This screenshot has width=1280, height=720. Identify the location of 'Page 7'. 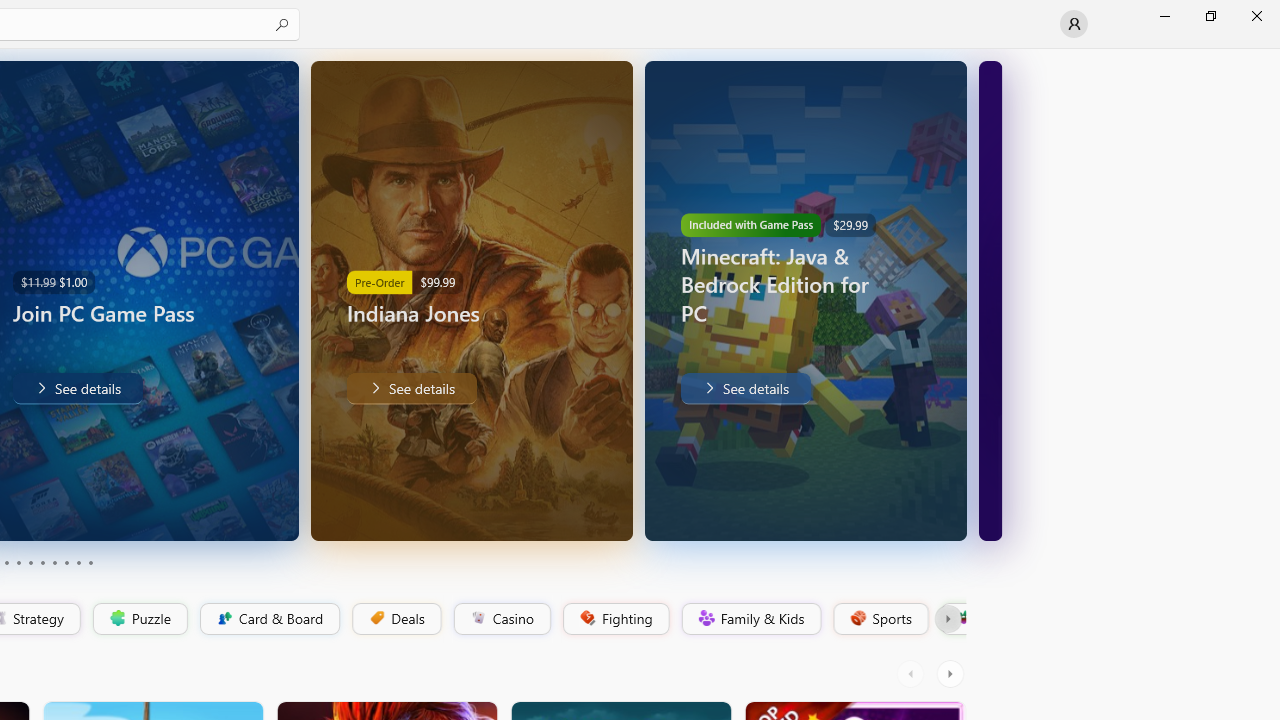
(54, 563).